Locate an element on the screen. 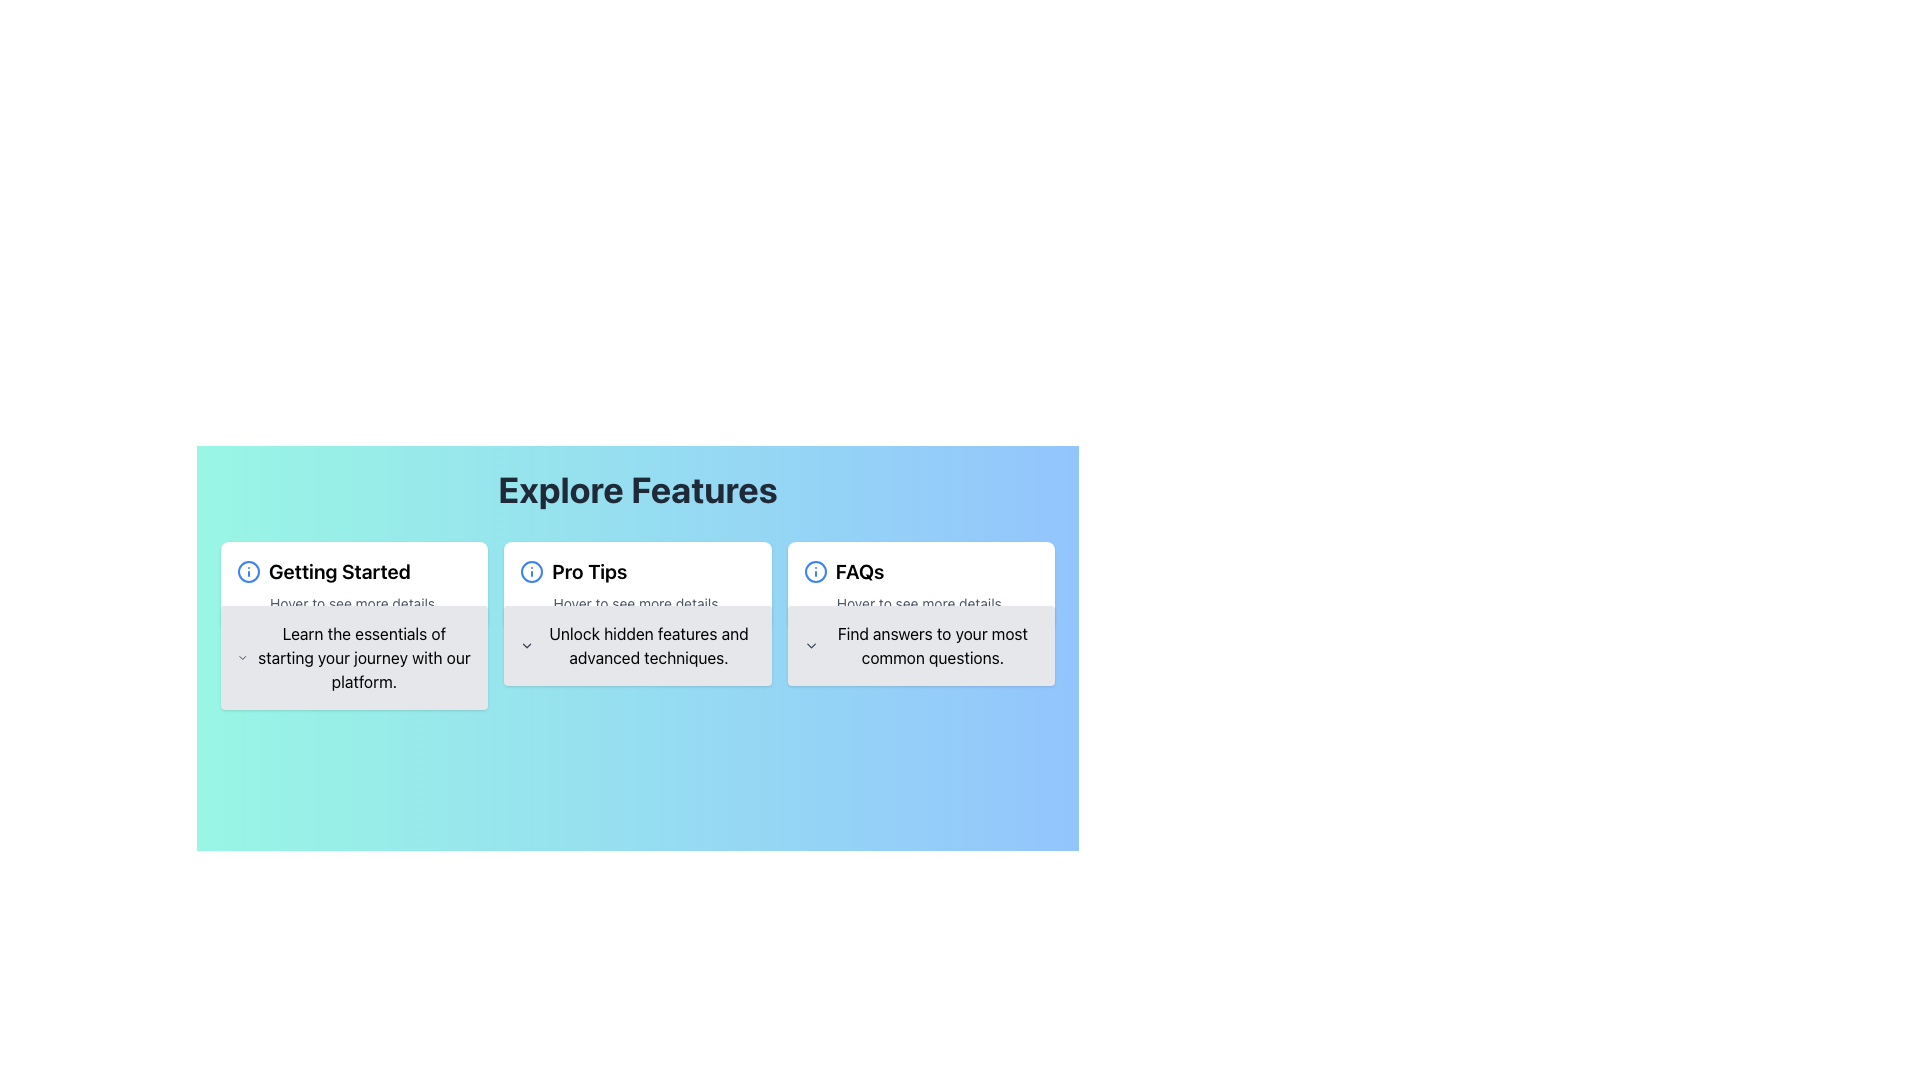  the Dropdown indicator icon within the 'Pro Tips' card to observe interactivity effects is located at coordinates (527, 645).